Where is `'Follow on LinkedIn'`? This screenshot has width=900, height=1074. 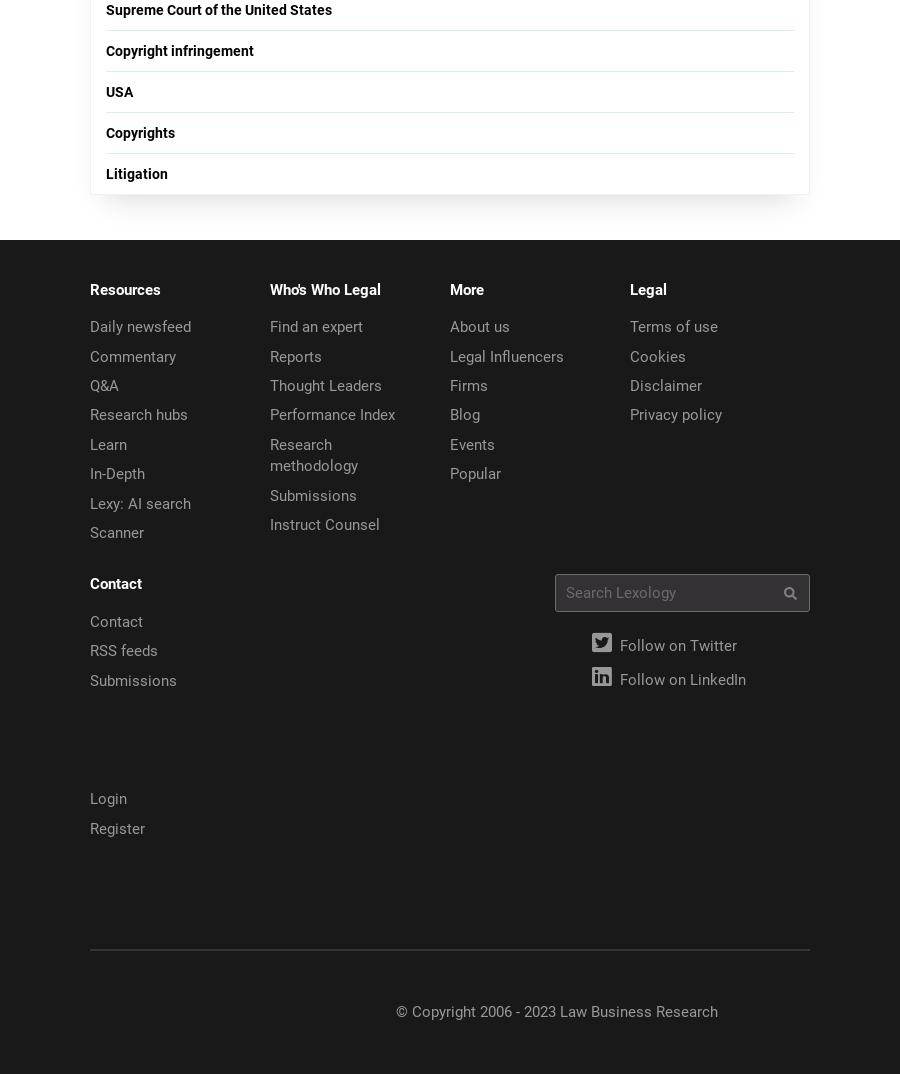 'Follow on LinkedIn' is located at coordinates (682, 677).